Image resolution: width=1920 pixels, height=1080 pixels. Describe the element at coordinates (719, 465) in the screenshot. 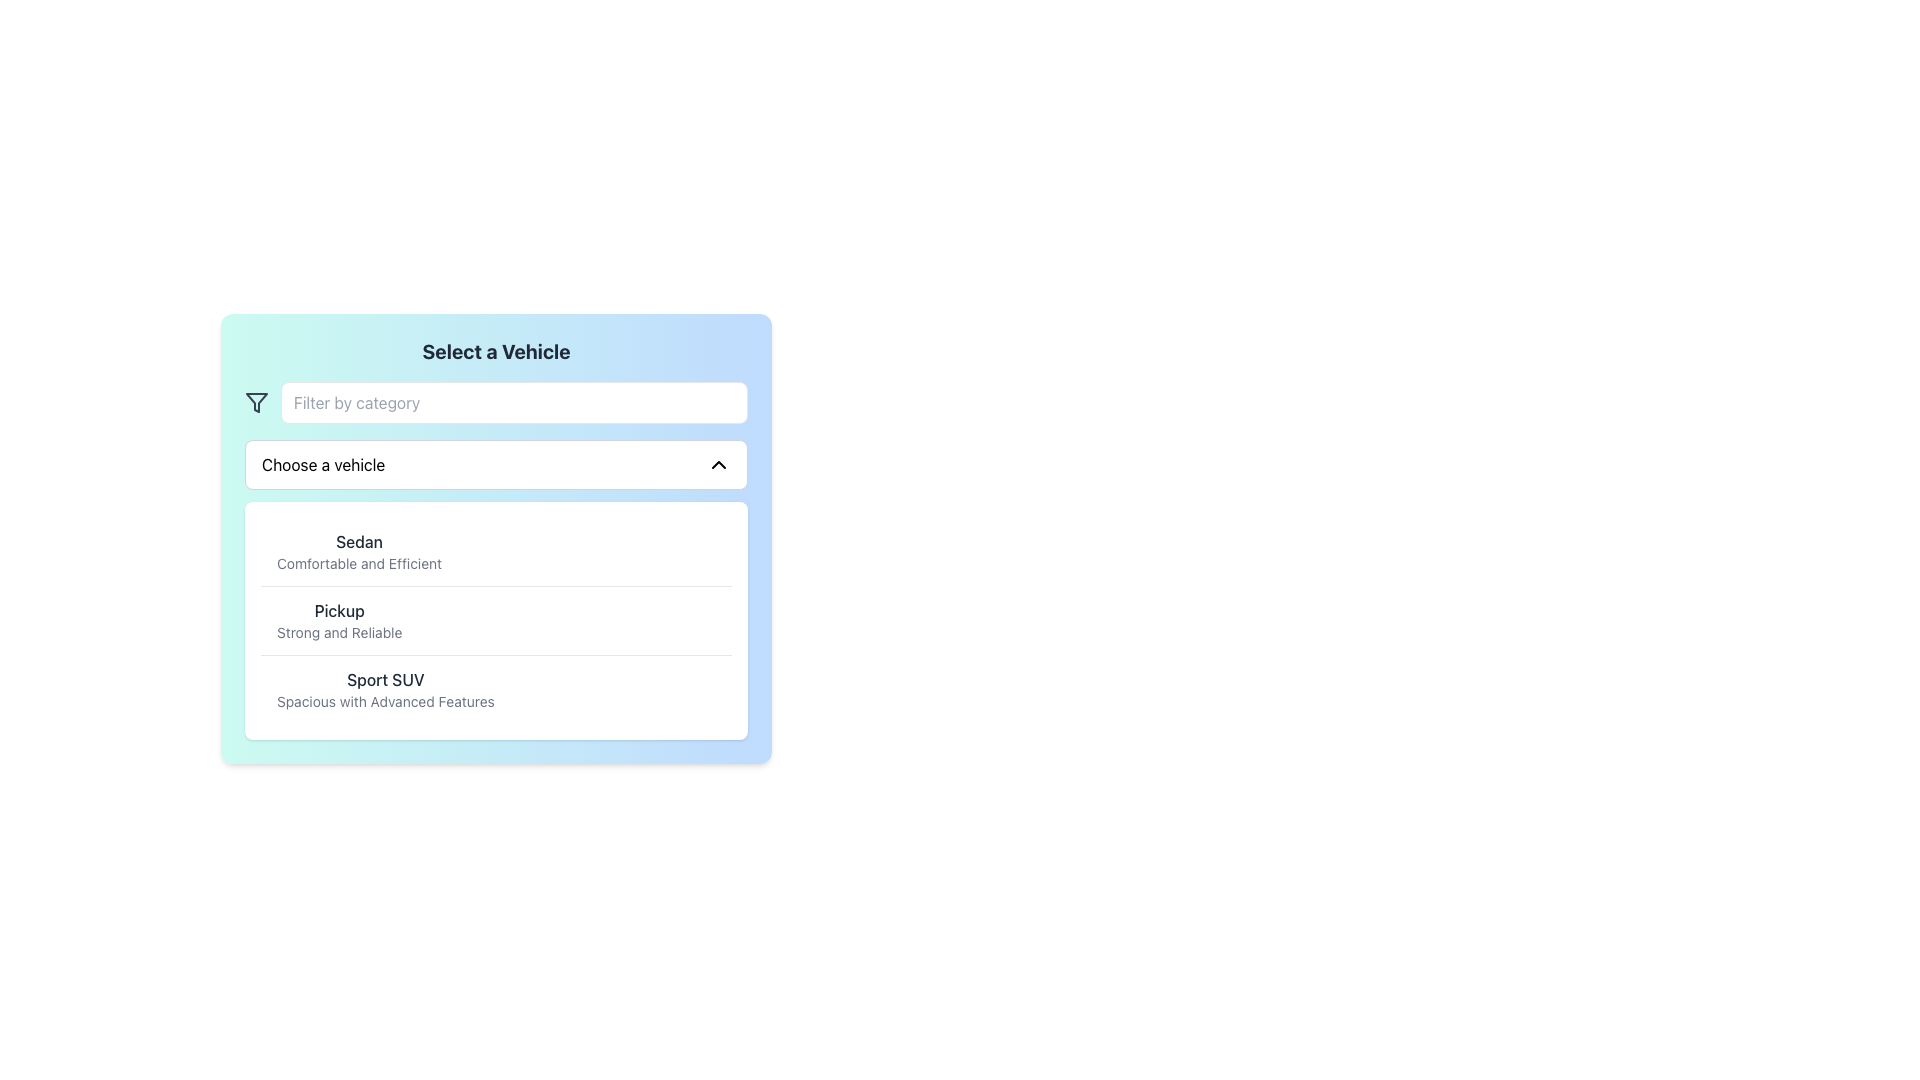

I see `the chevron-down arrow icon located at the right end of the 'Choose a vehicle' dropdown` at that location.